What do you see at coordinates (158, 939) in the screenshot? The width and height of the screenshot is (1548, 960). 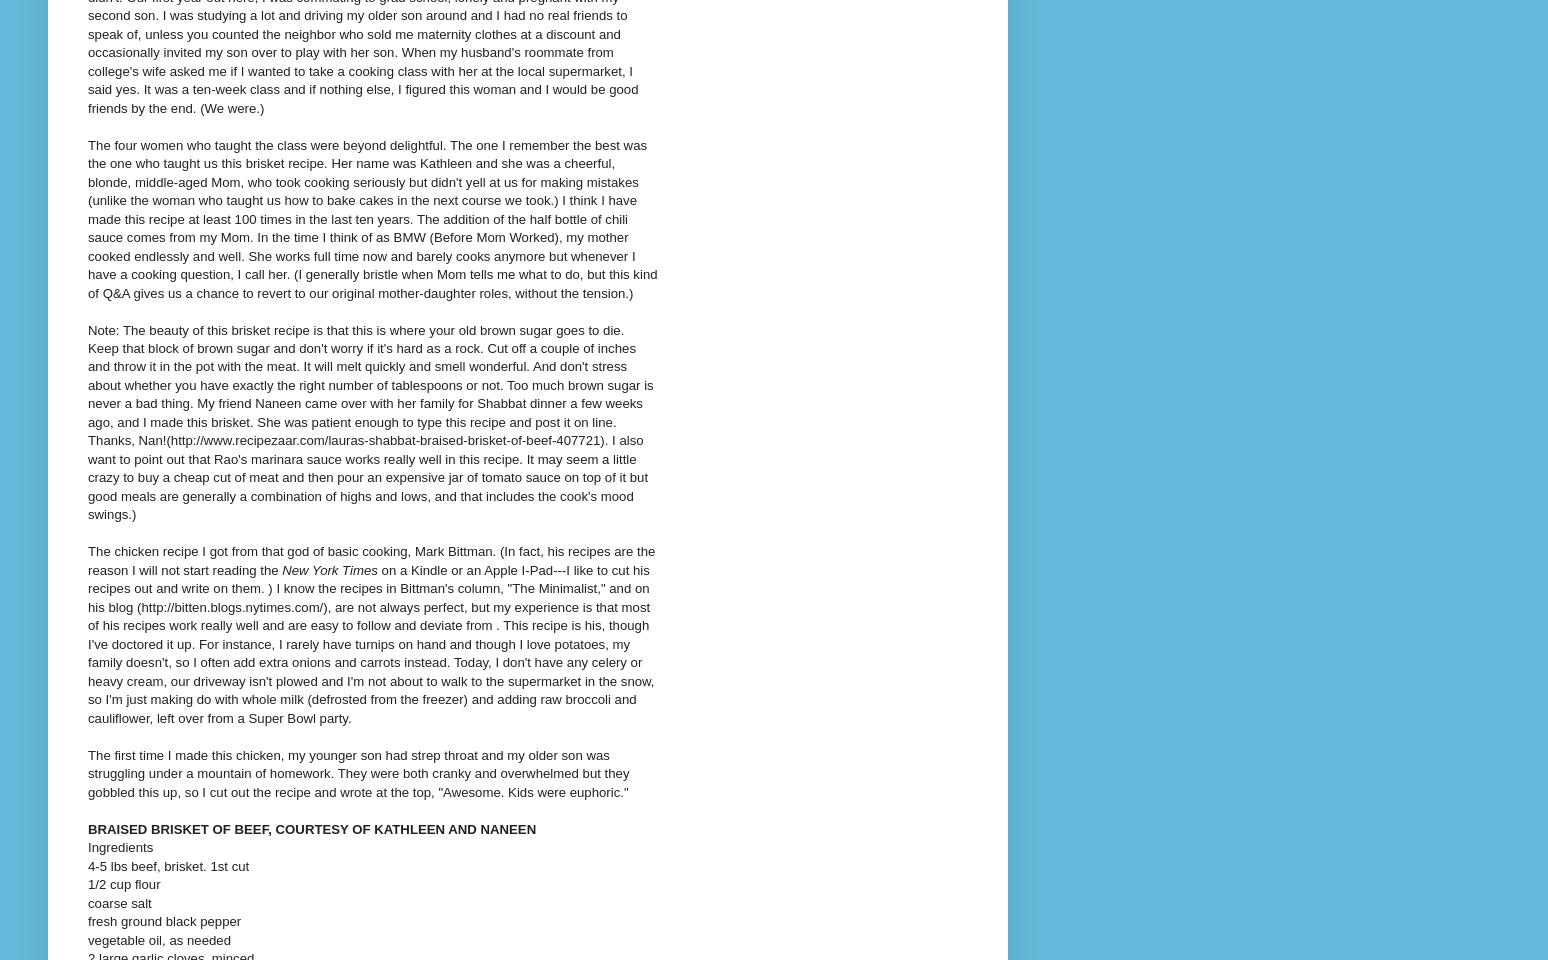 I see `'vegetable oil, as needed'` at bounding box center [158, 939].